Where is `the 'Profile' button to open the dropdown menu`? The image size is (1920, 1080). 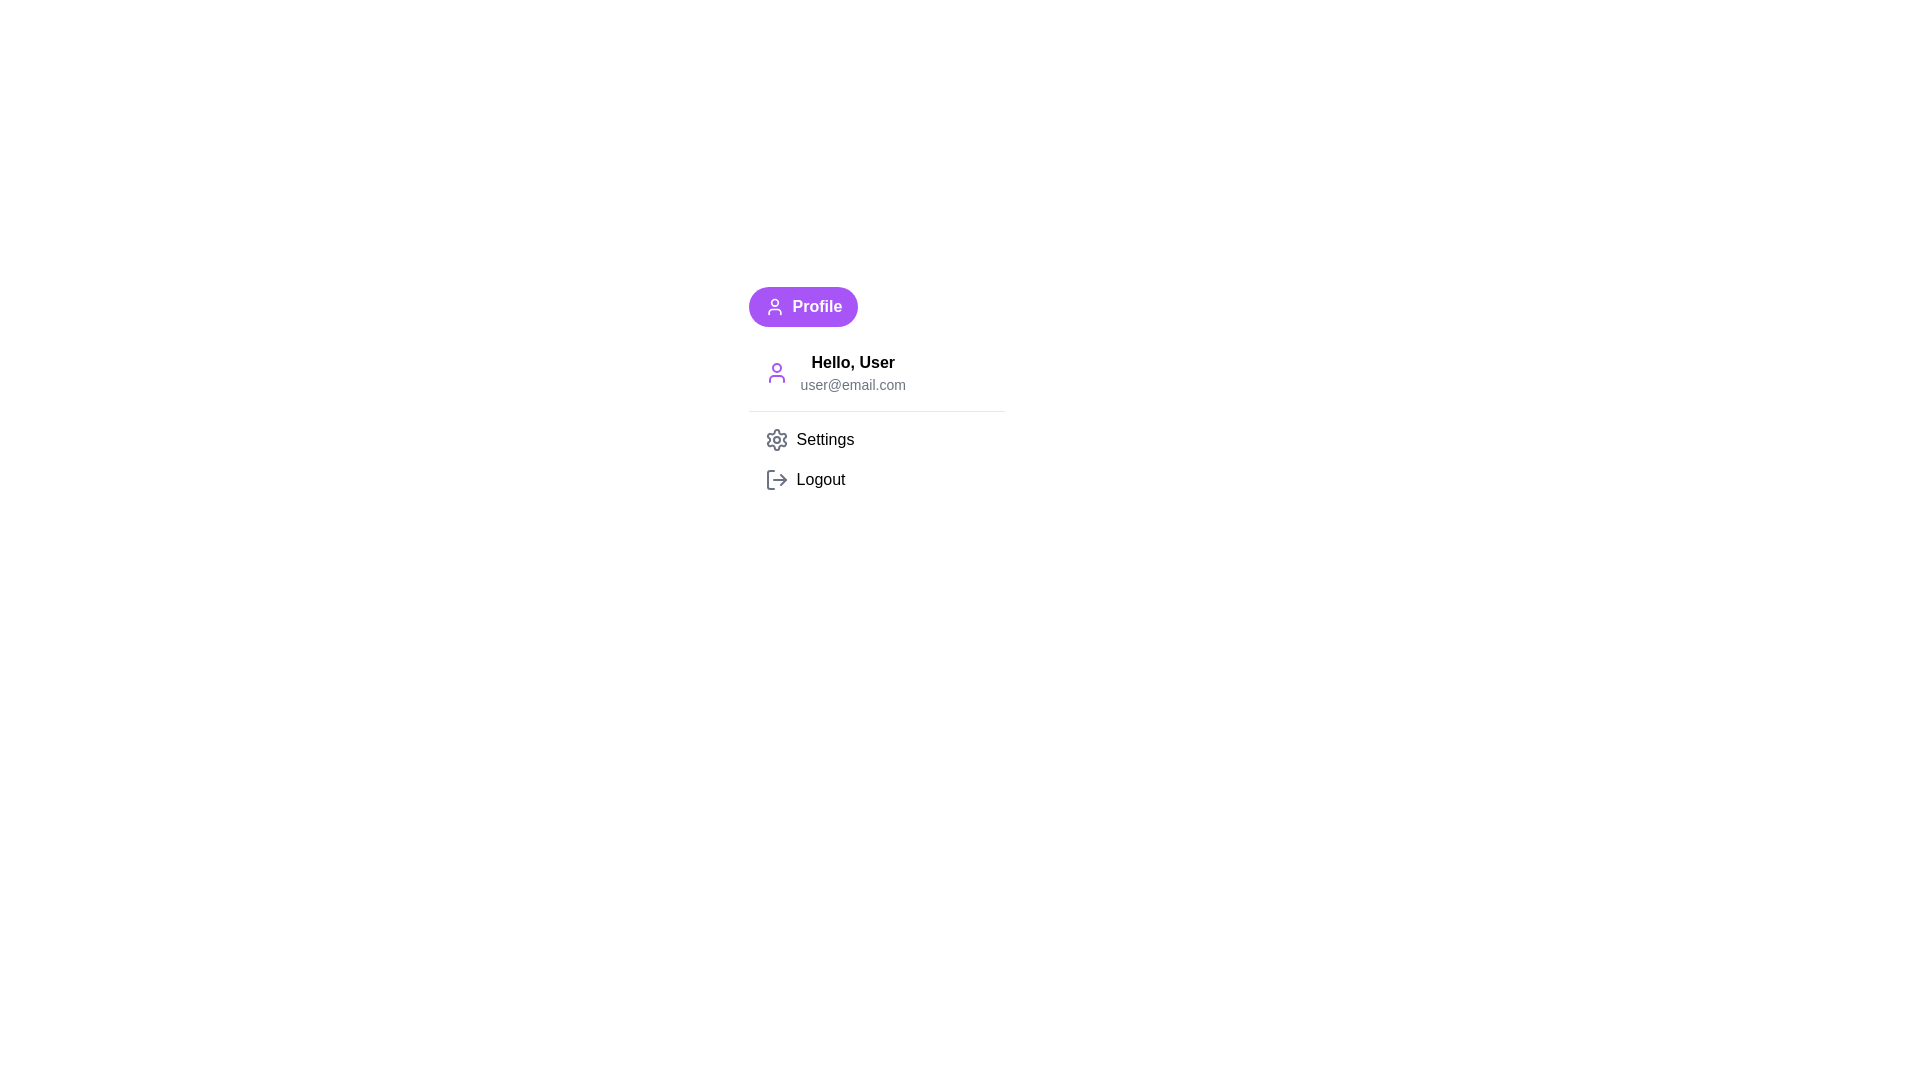
the 'Profile' button to open the dropdown menu is located at coordinates (803, 307).